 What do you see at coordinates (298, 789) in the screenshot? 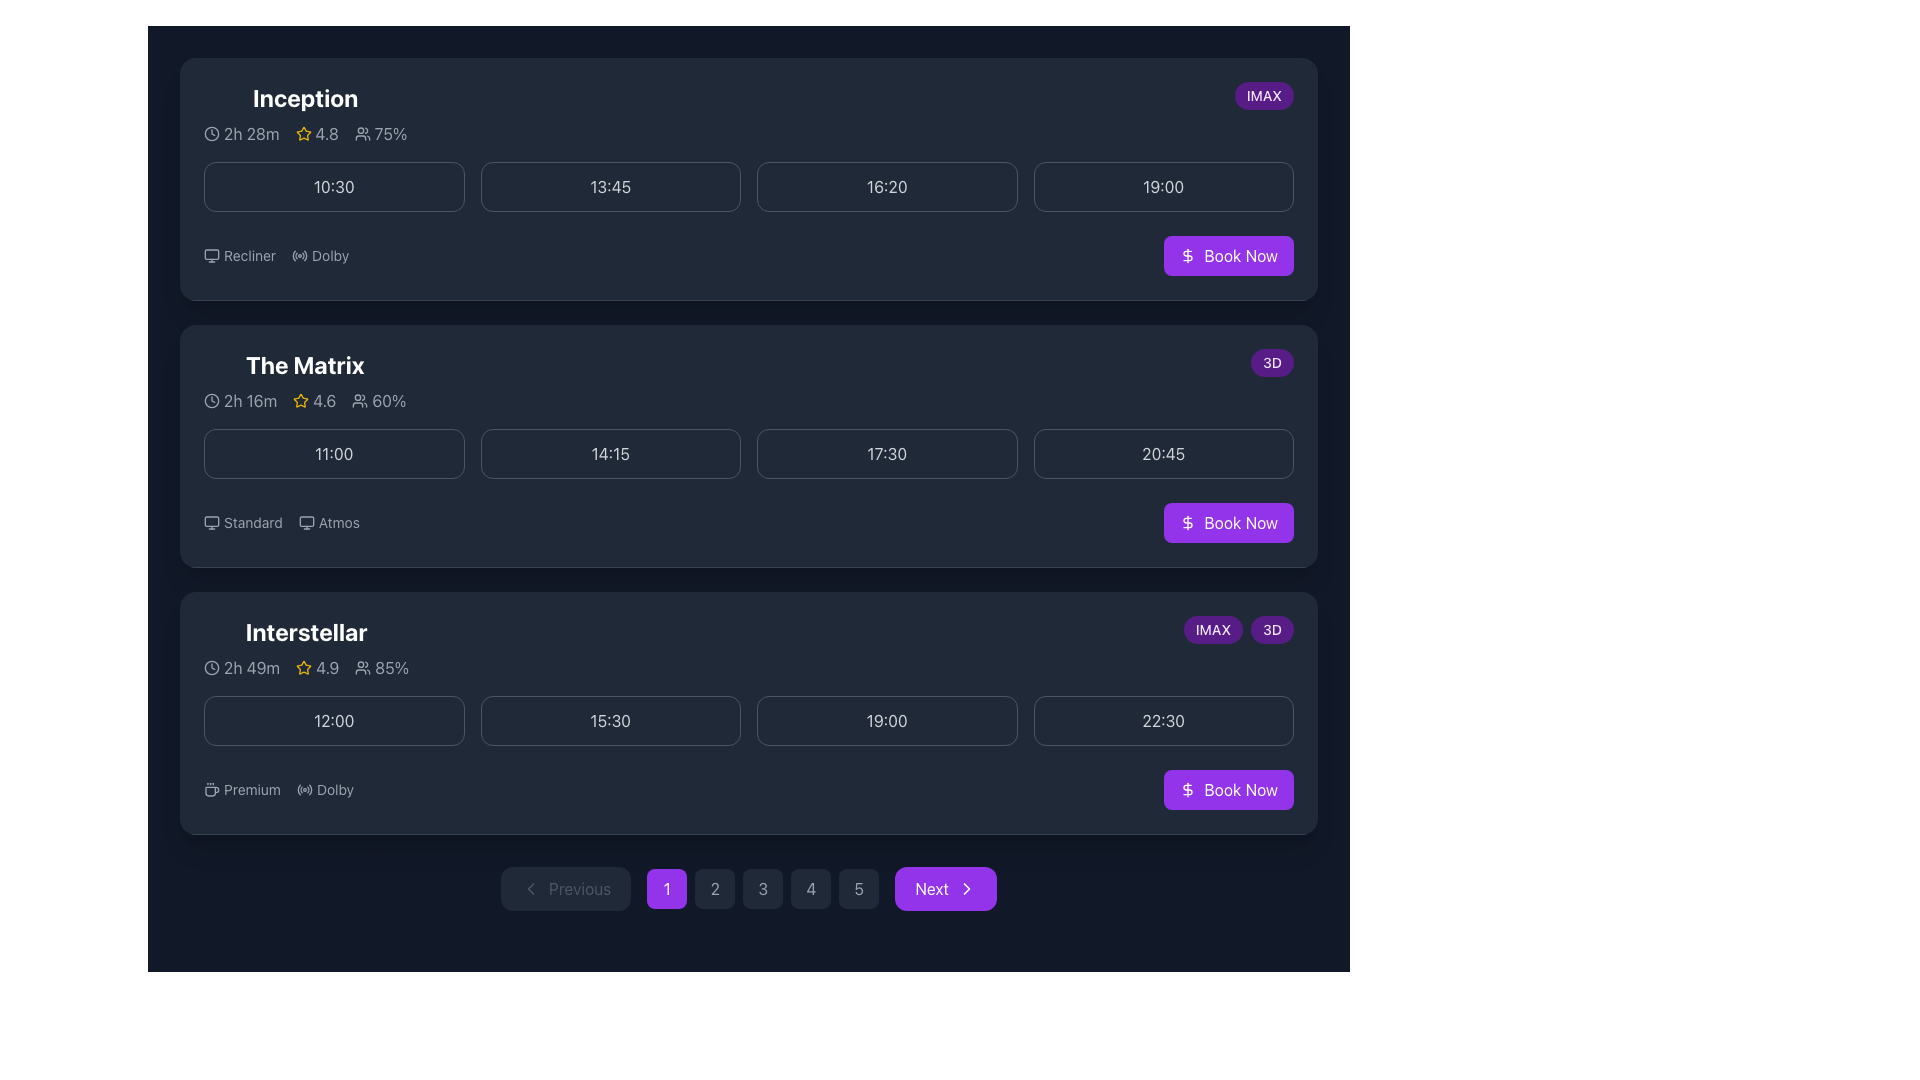
I see `the first arc segment of the circular graphical icon on the left side of the 'Interstellar' section` at bounding box center [298, 789].